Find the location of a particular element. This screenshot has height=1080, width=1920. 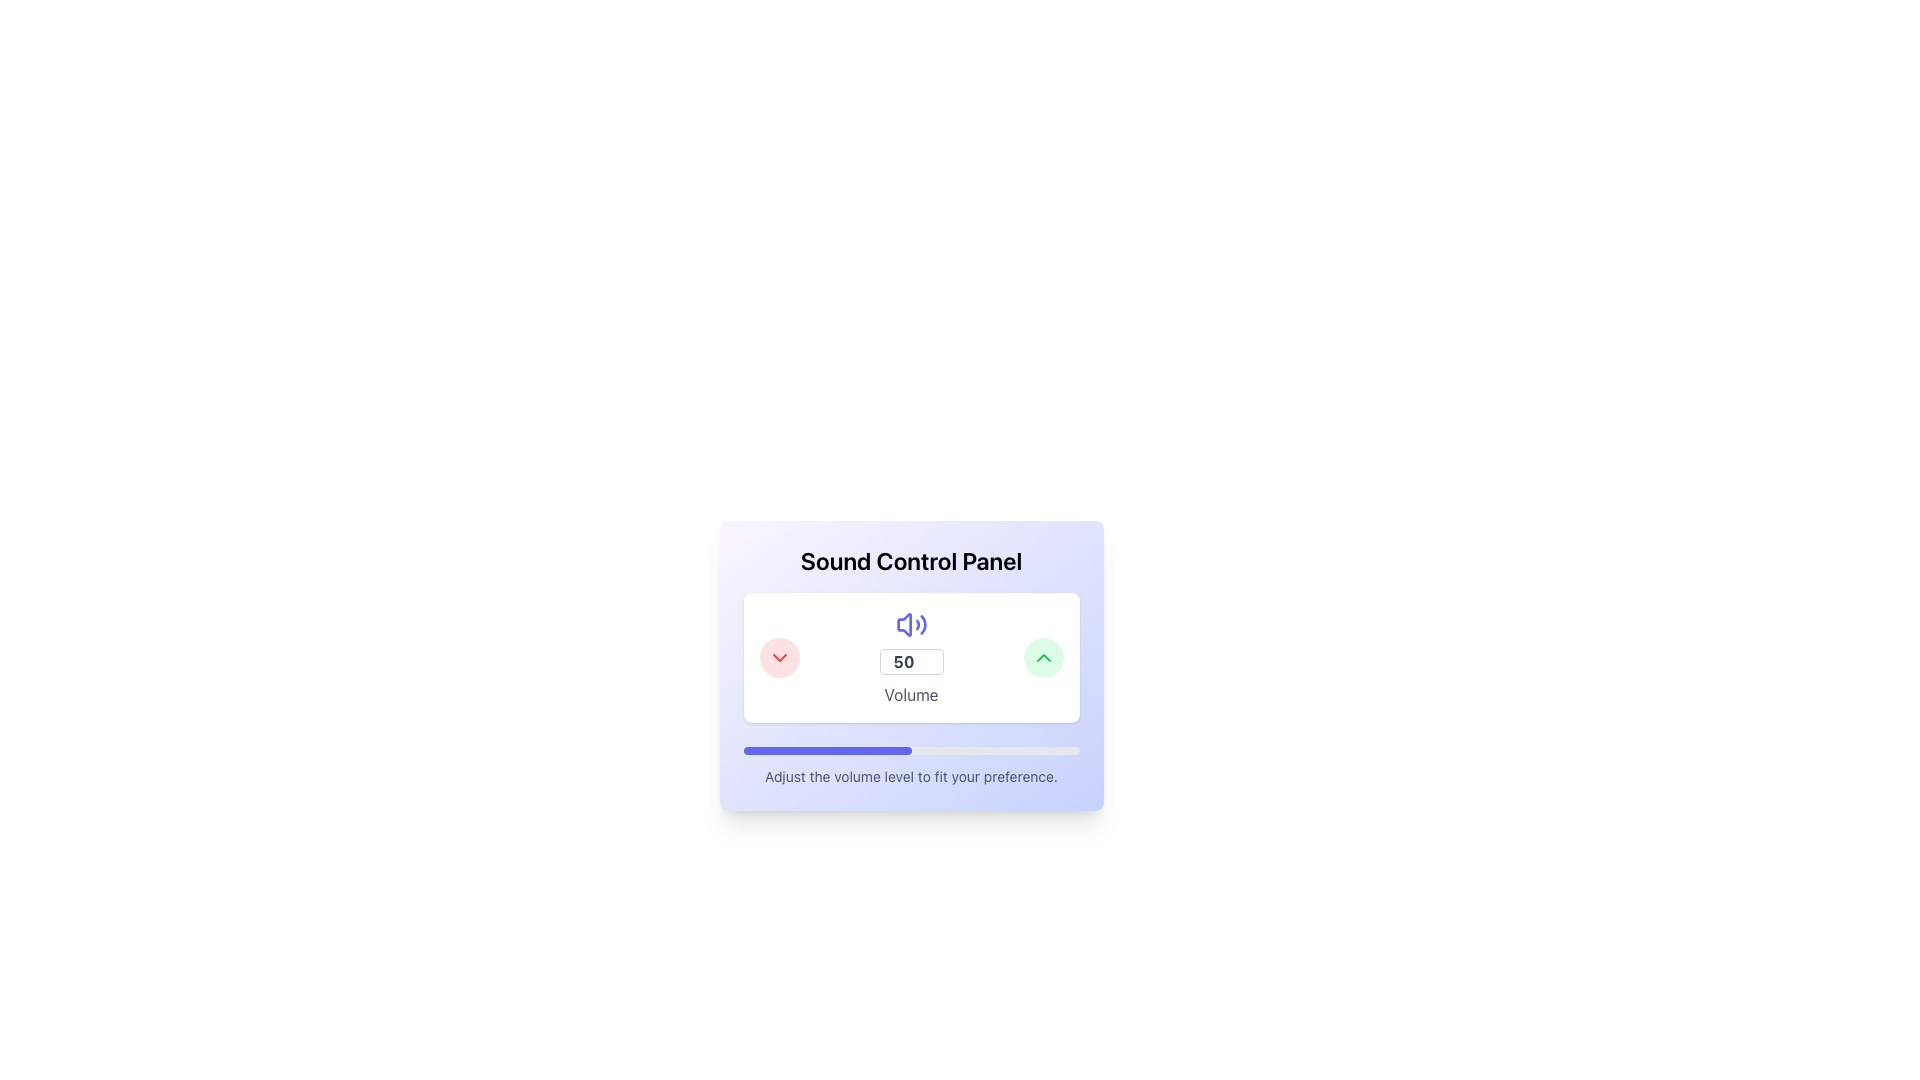

the thin, curved line resembling a sound wave, which is the third and farthest to the right among three wave-like lines emanating from the speaker icon is located at coordinates (922, 623).